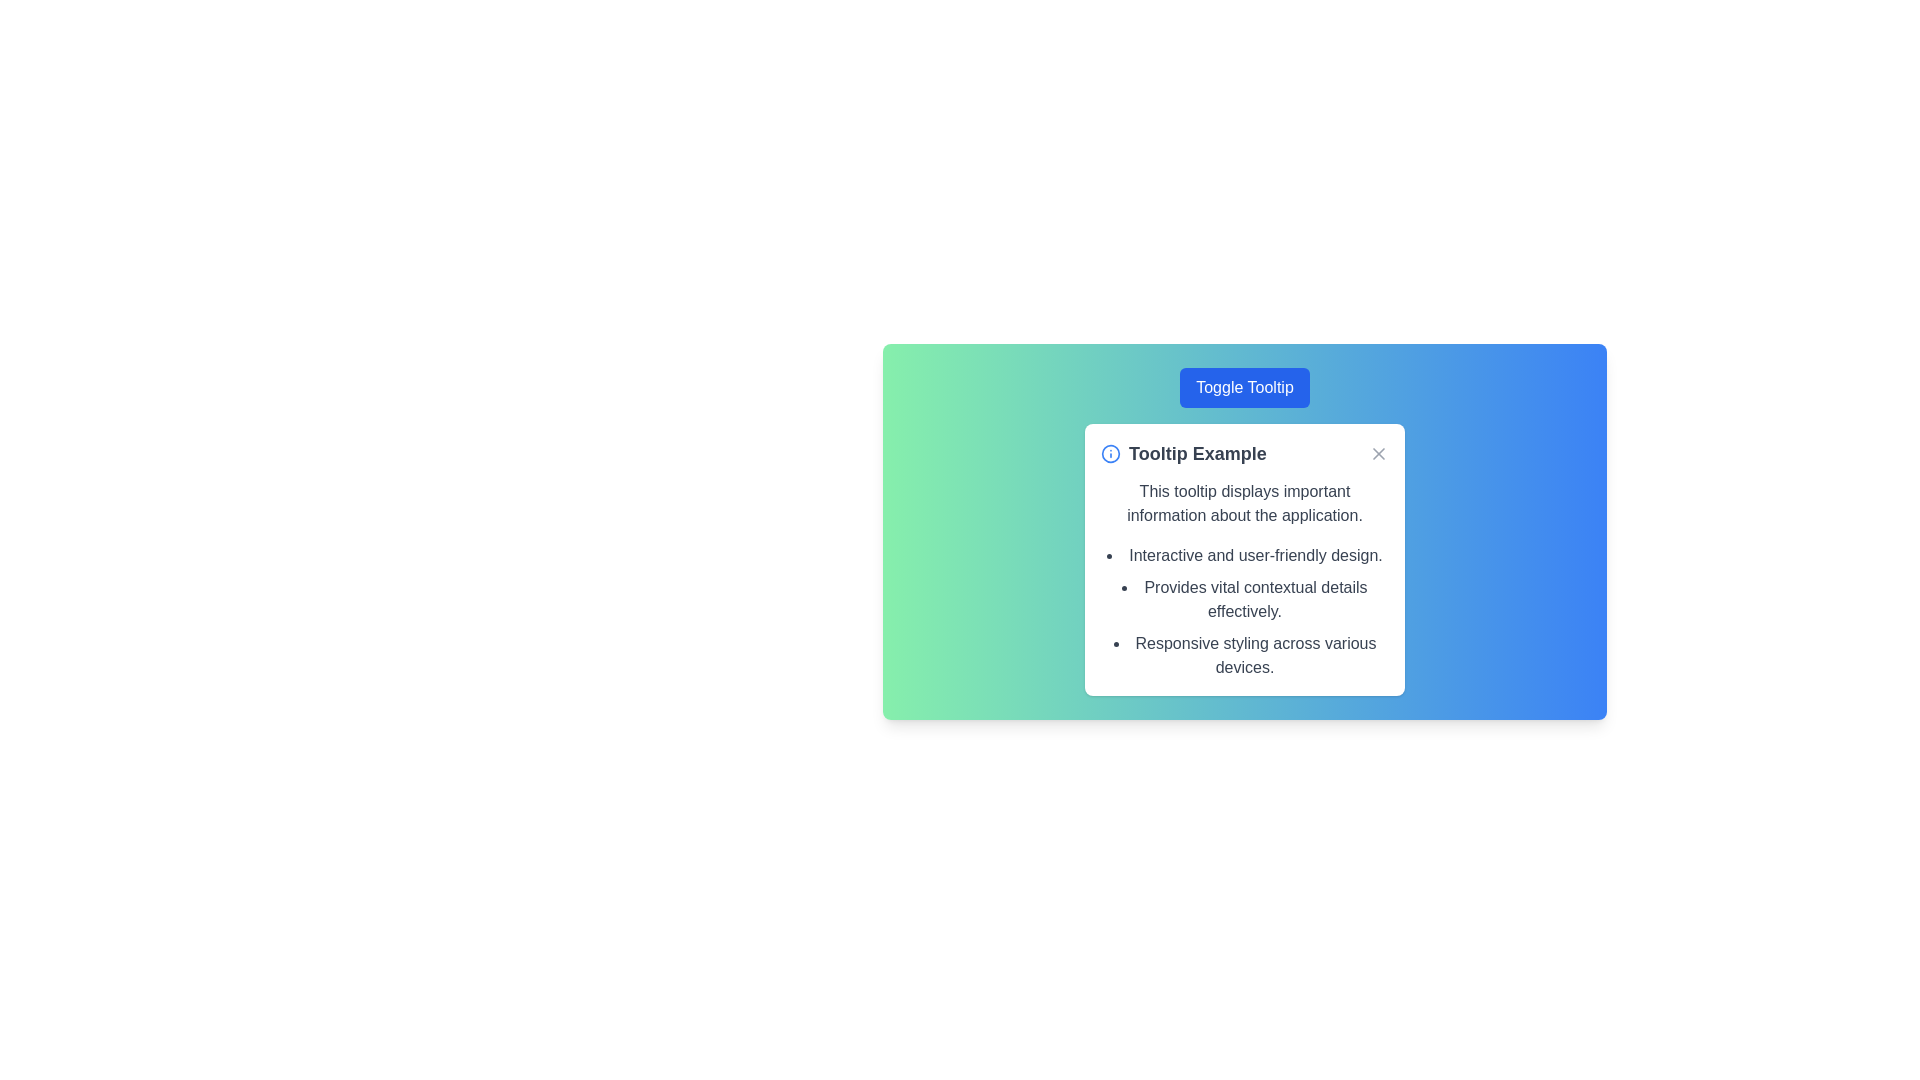 The height and width of the screenshot is (1080, 1920). What do you see at coordinates (1377, 454) in the screenshot?
I see `the Close Button icon, which is a small diagonal cross mark located in the top-right corner of the tooltip titled 'Tooltip Example'` at bounding box center [1377, 454].